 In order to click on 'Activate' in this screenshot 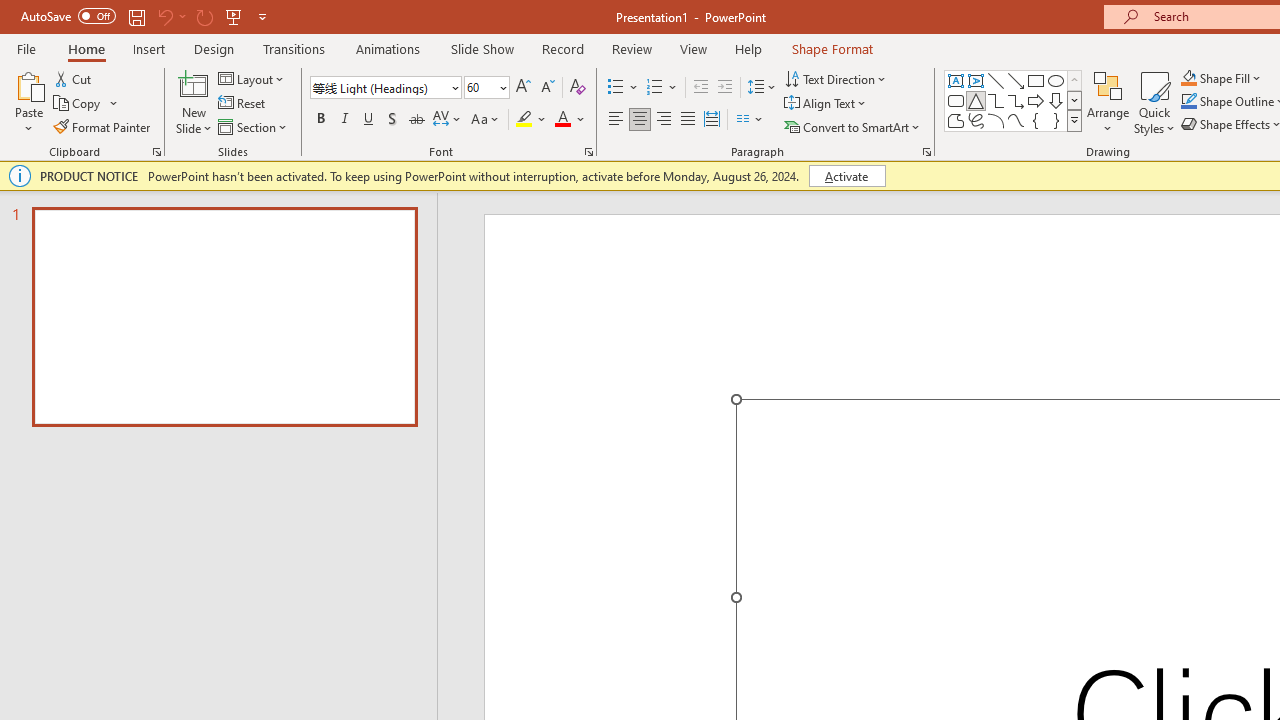, I will do `click(847, 175)`.